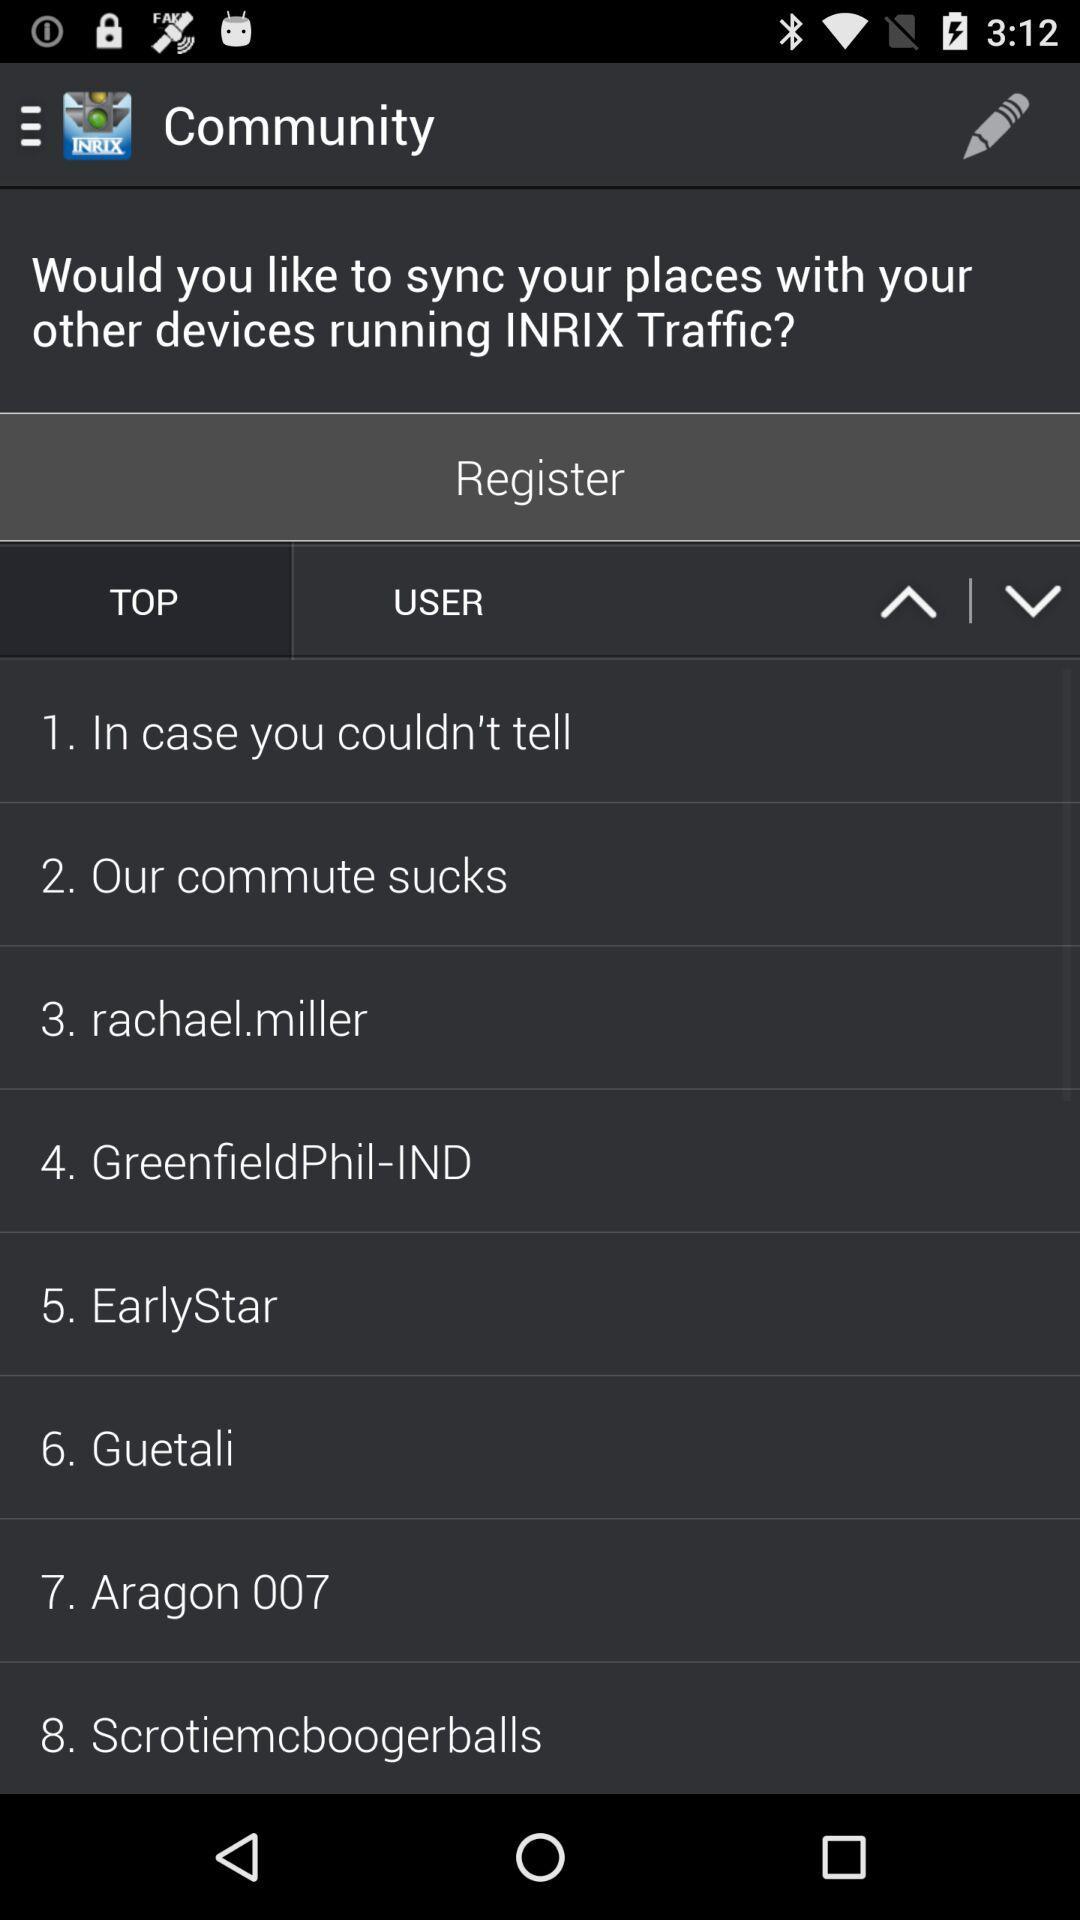 The width and height of the screenshot is (1080, 1920). I want to click on go up, so click(908, 599).